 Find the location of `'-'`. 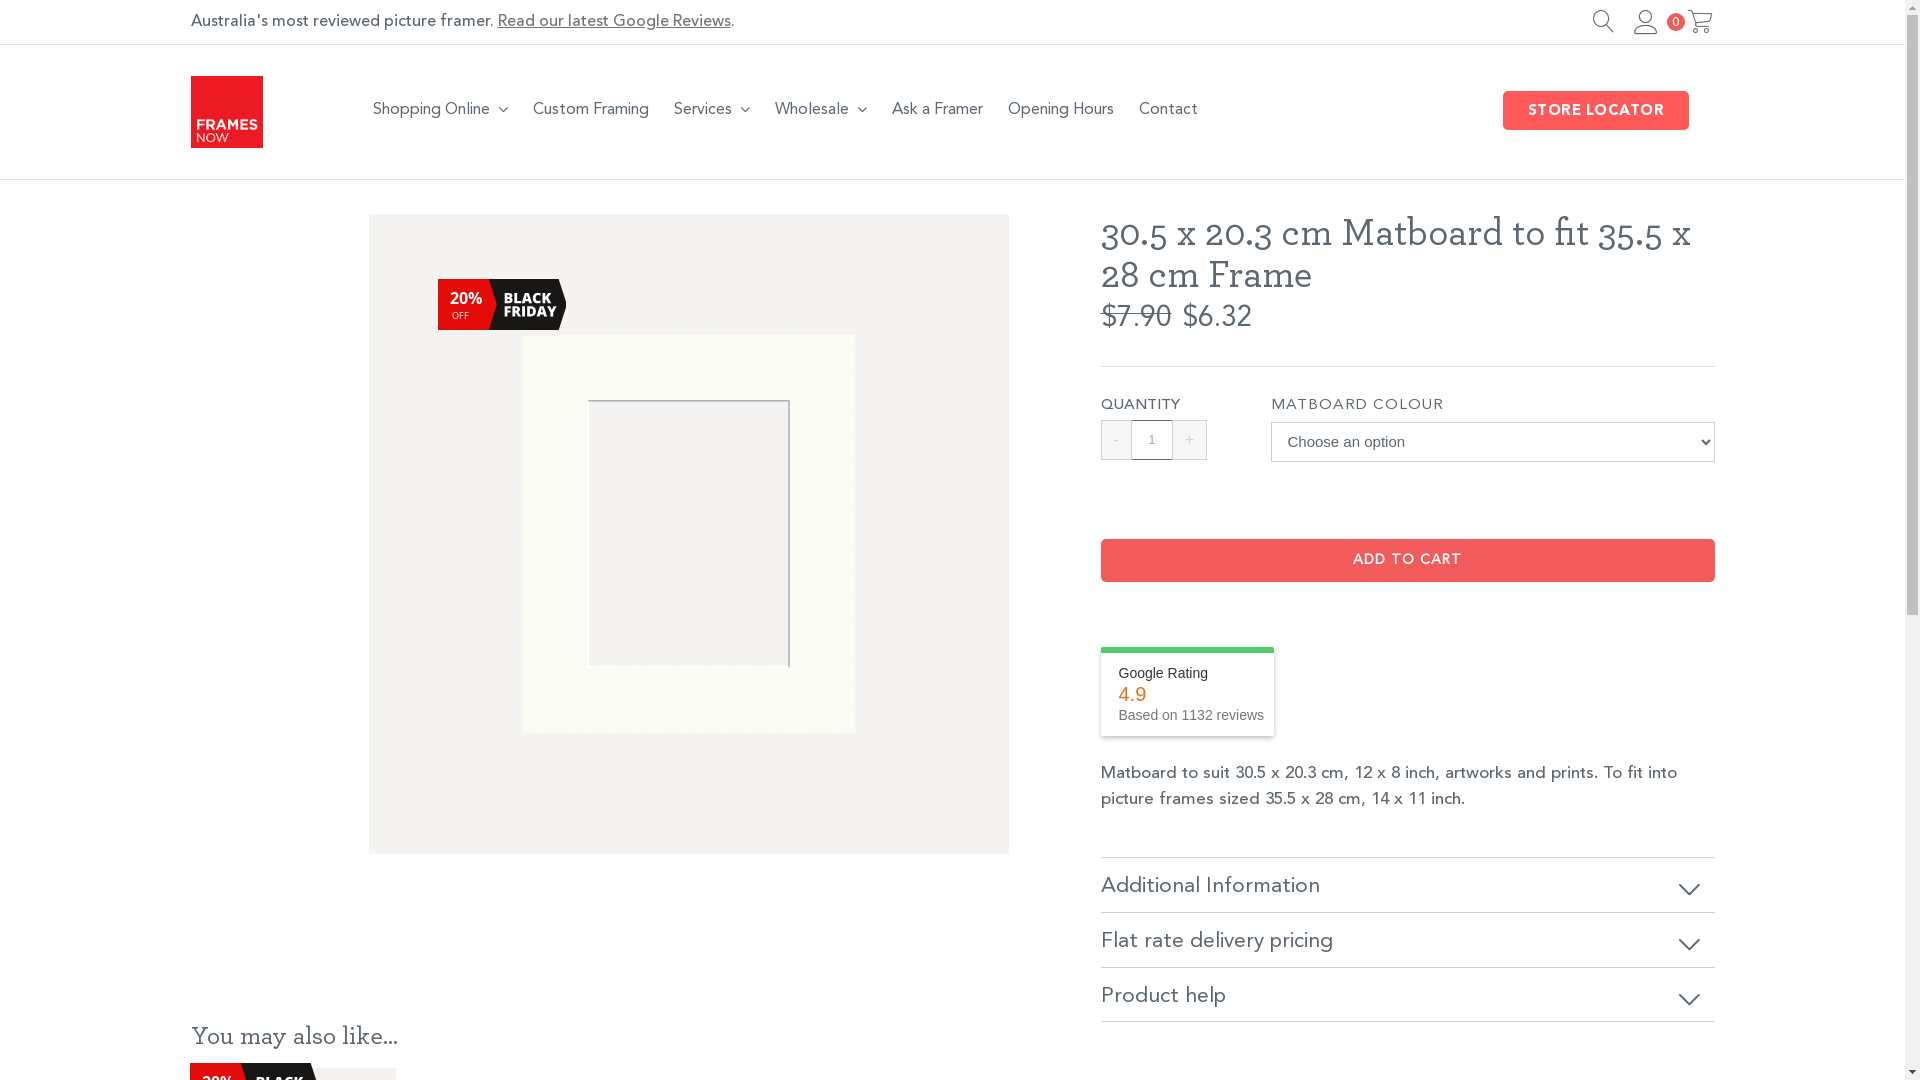

'-' is located at coordinates (1114, 438).